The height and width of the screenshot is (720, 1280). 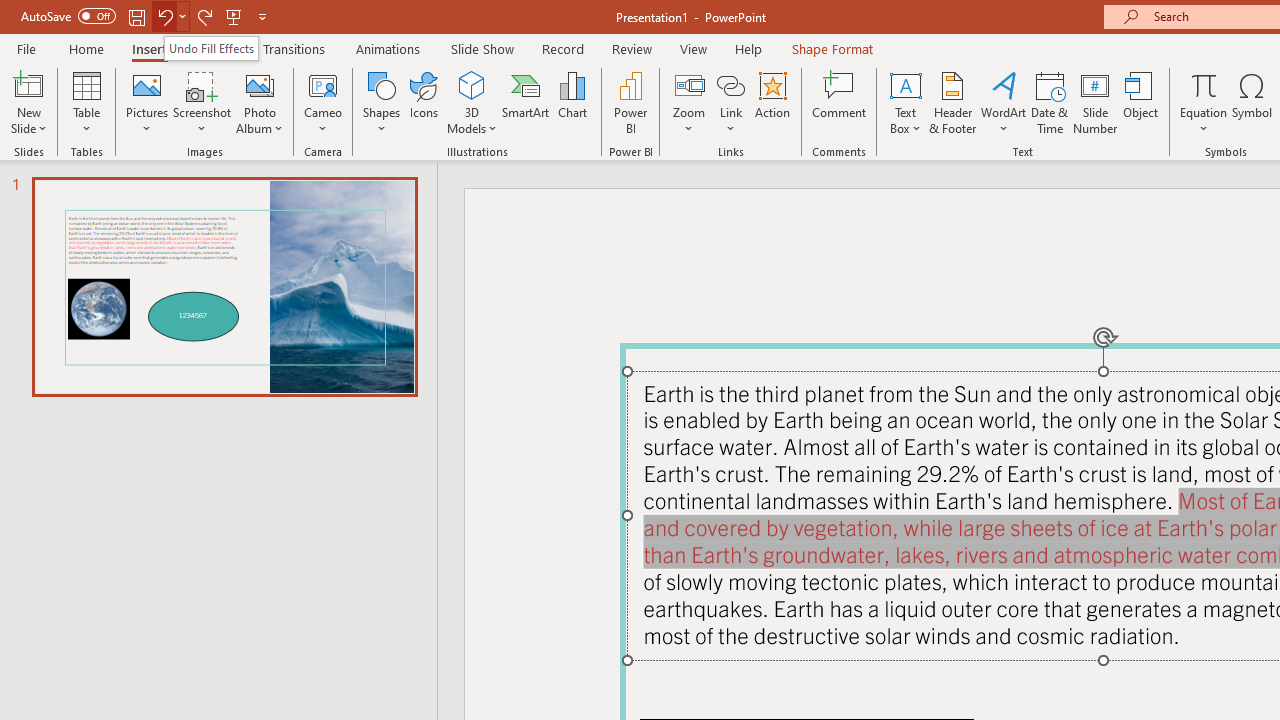 I want to click on 'New Photo Album...', so click(x=258, y=84).